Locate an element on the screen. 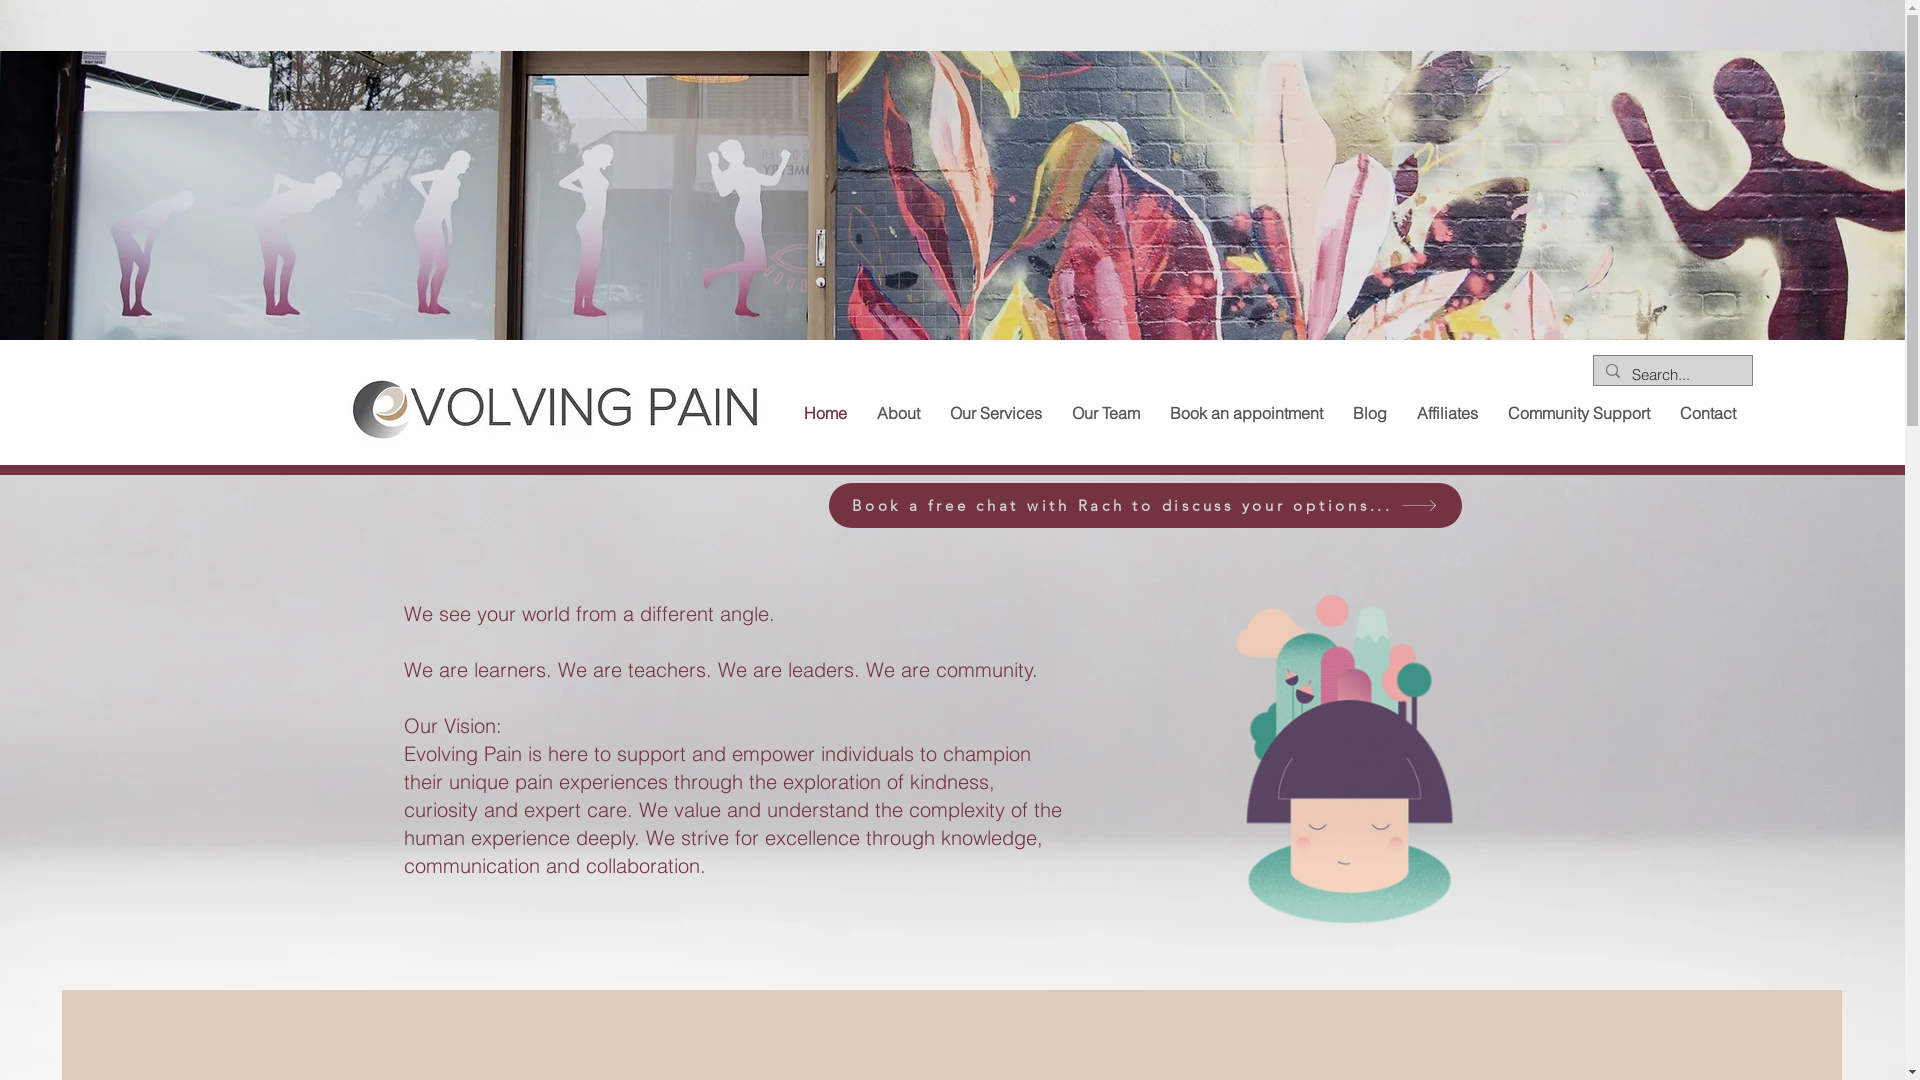 This screenshot has height=1080, width=1920. 'Our Services' is located at coordinates (994, 412).